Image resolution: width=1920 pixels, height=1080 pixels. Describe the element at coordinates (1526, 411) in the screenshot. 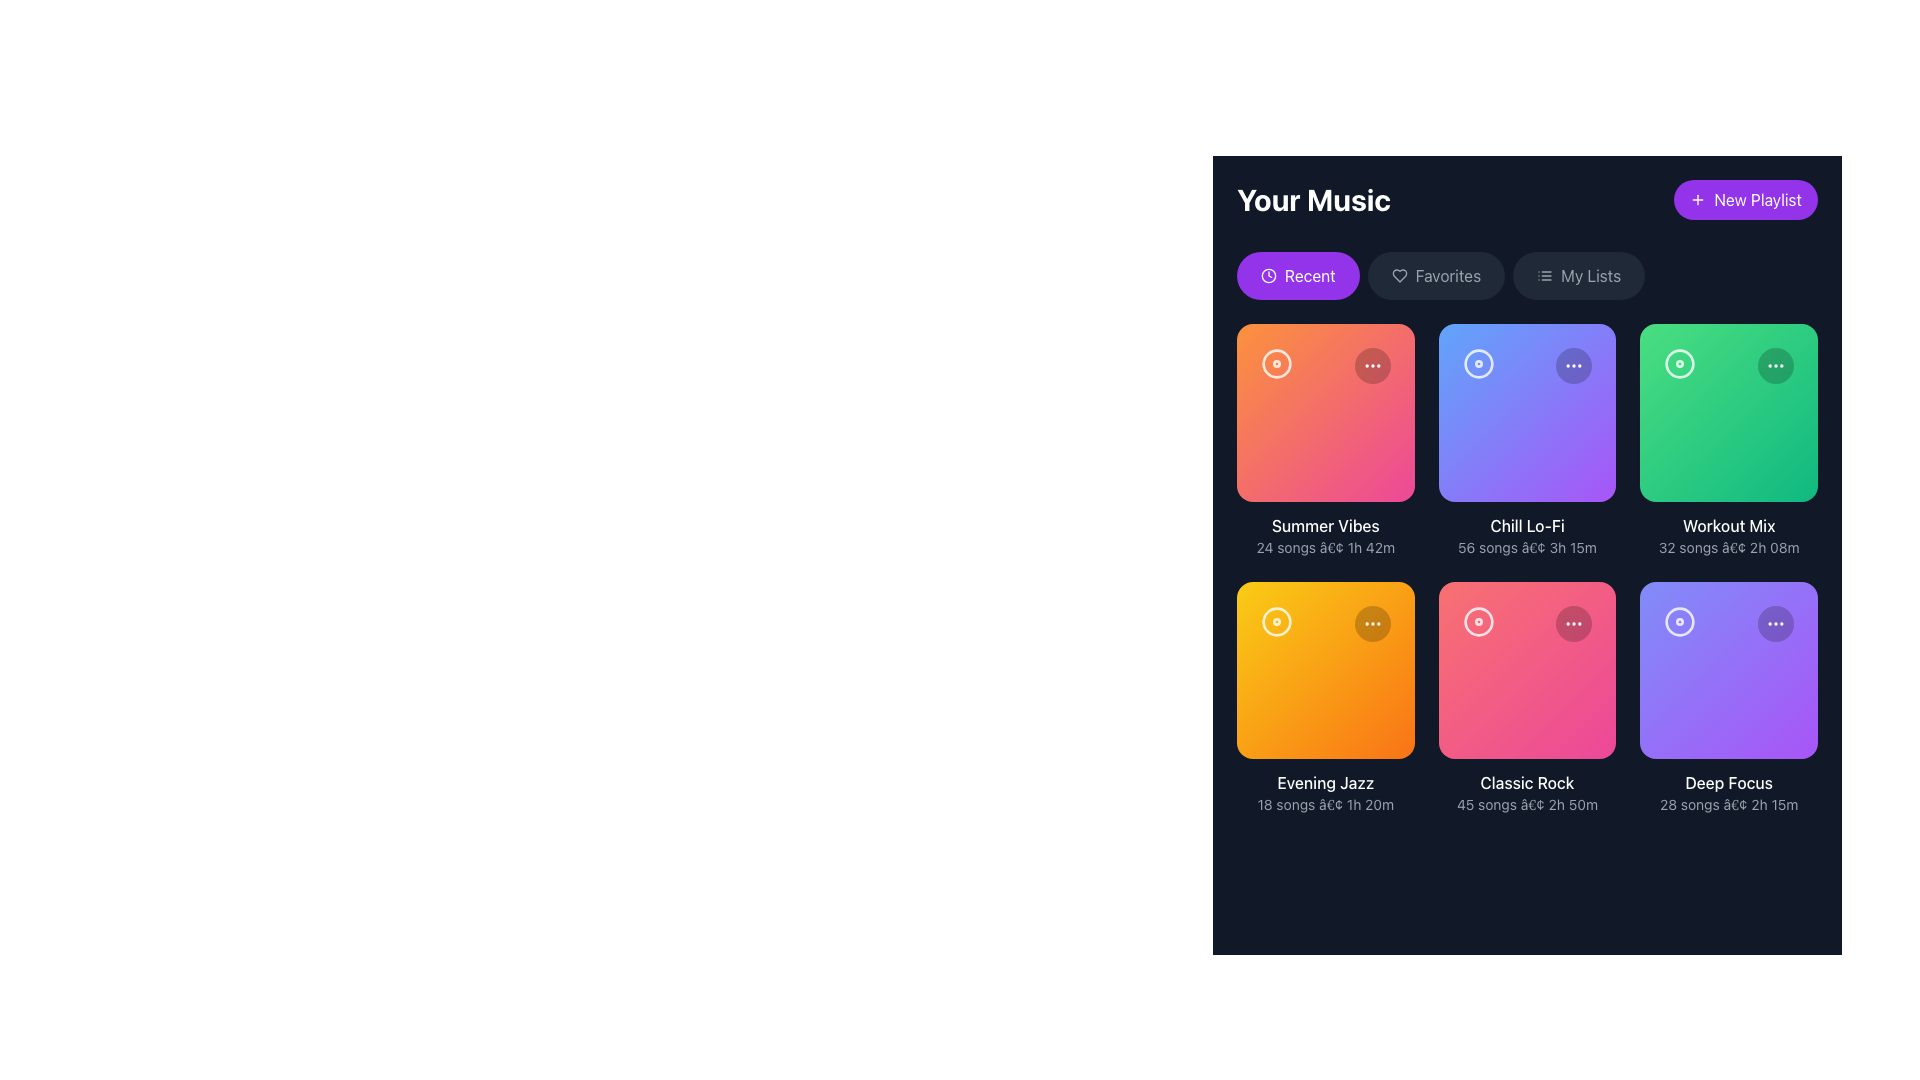

I see `the 'Chill Lo-Fi' playlist card, which is the middle item in the top row of the grid layout` at that location.